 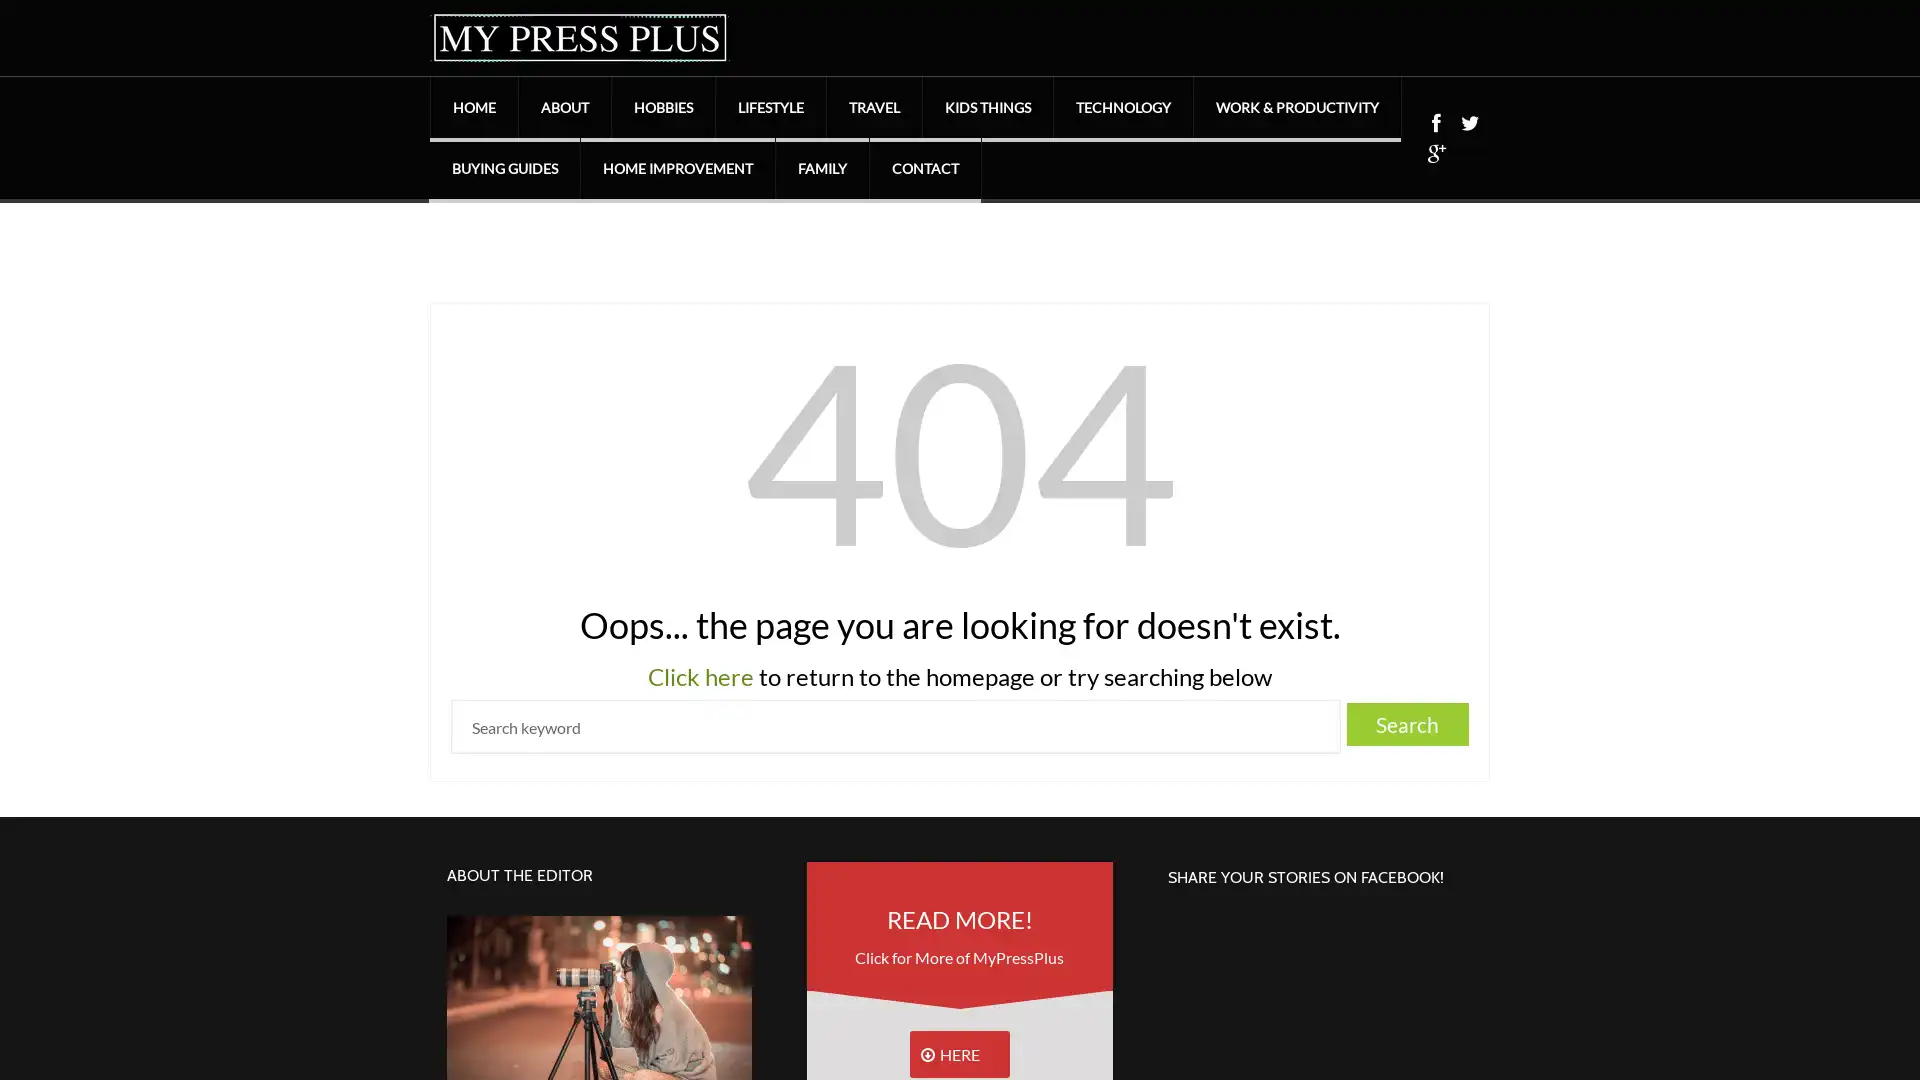 What do you see at coordinates (1406, 724) in the screenshot?
I see `Search` at bounding box center [1406, 724].